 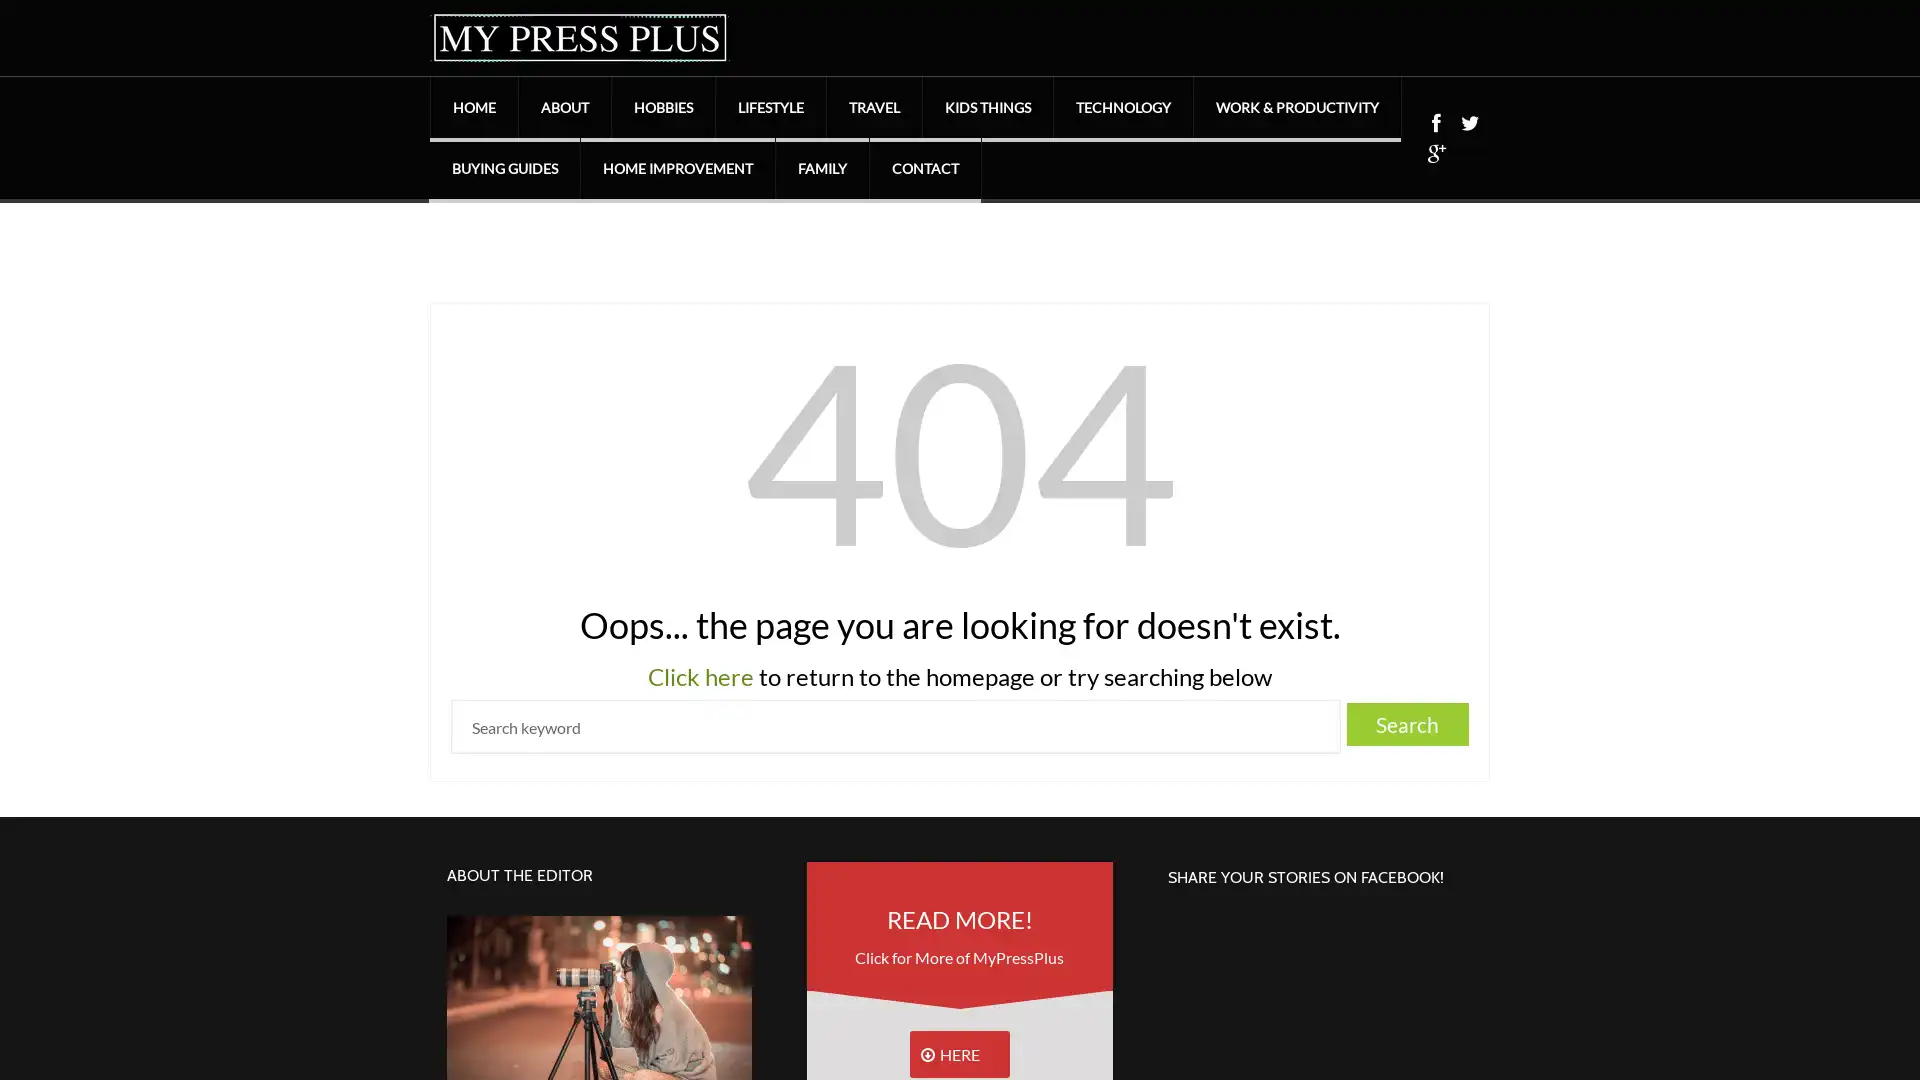 What do you see at coordinates (1406, 724) in the screenshot?
I see `Search` at bounding box center [1406, 724].